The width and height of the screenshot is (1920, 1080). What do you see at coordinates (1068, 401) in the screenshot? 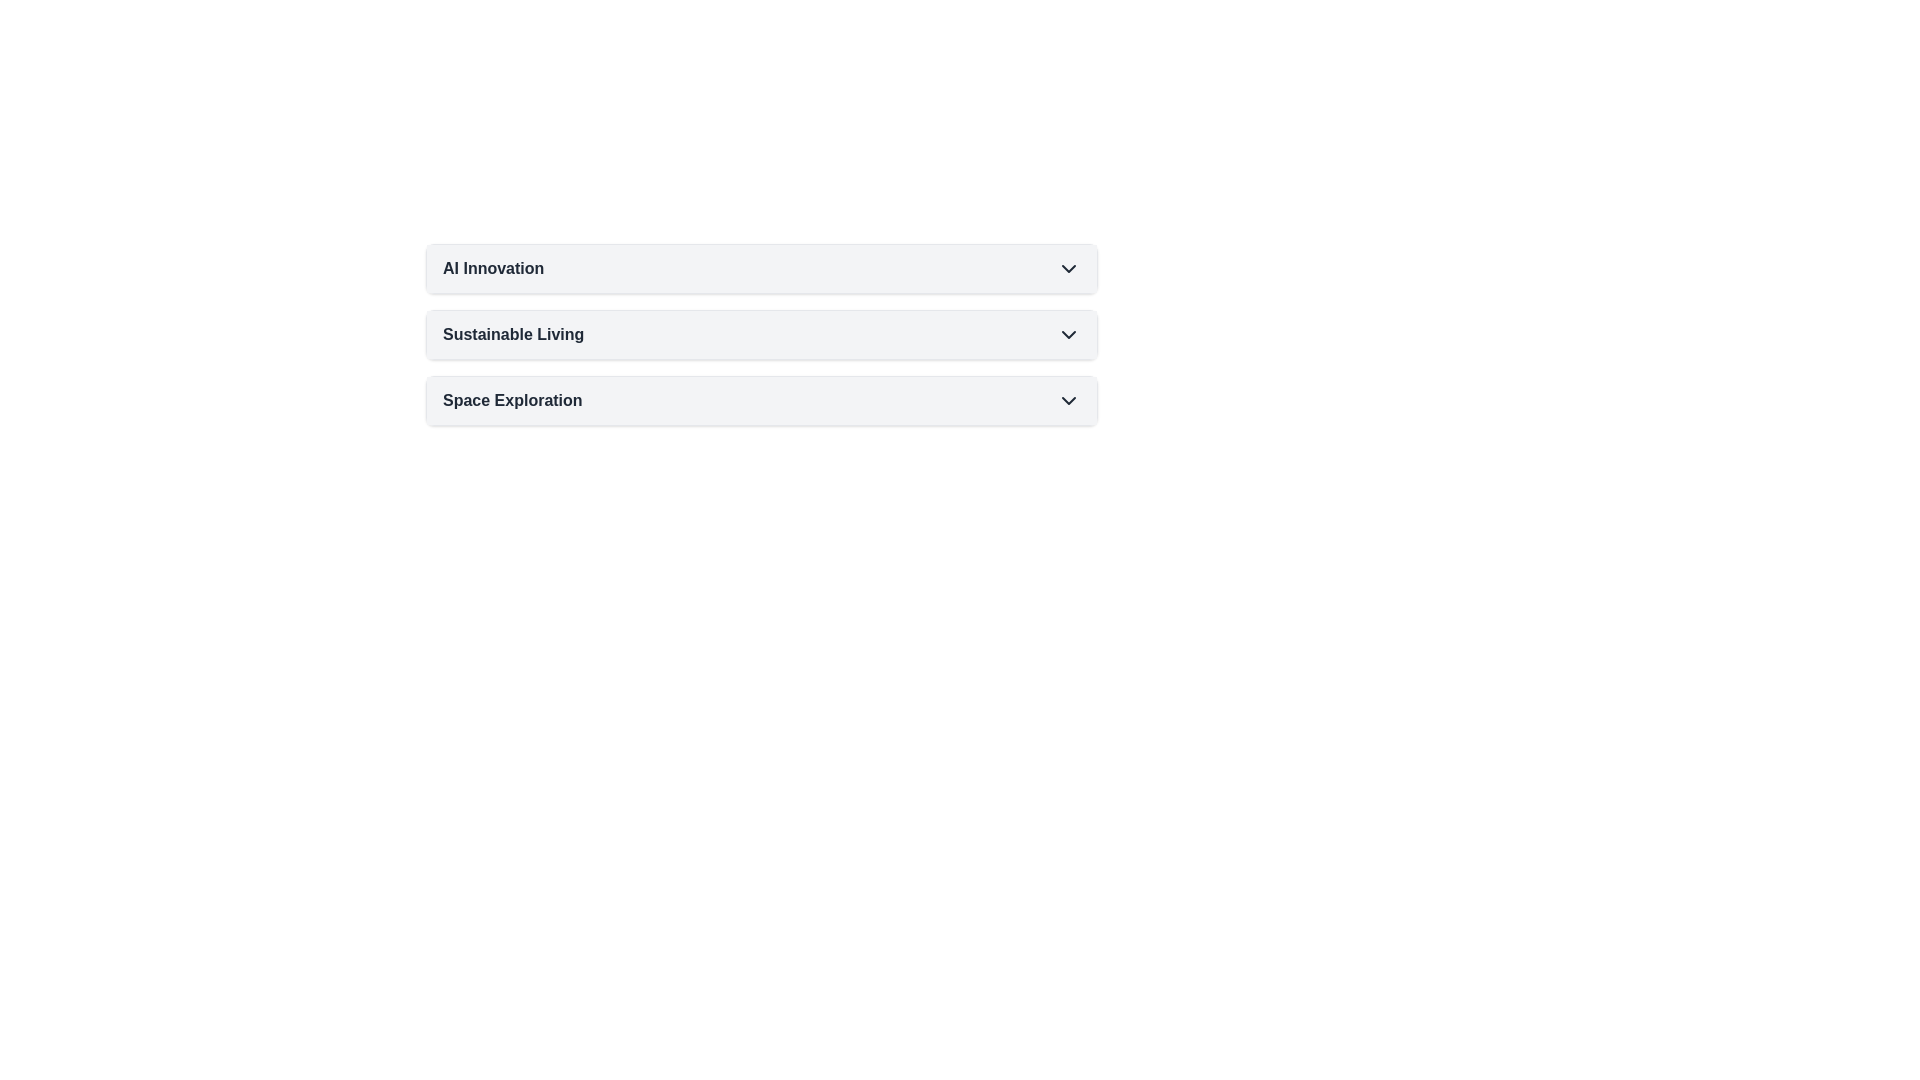
I see `the Dropdown toggle icon located at the far right side of the 'Space Exploration' tab` at bounding box center [1068, 401].